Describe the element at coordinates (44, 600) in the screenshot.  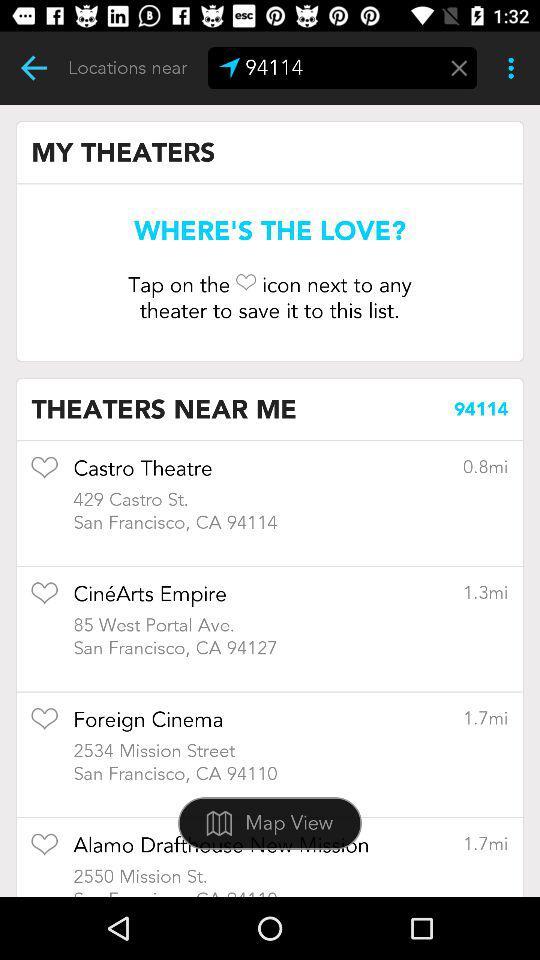
I see `to favorites` at that location.